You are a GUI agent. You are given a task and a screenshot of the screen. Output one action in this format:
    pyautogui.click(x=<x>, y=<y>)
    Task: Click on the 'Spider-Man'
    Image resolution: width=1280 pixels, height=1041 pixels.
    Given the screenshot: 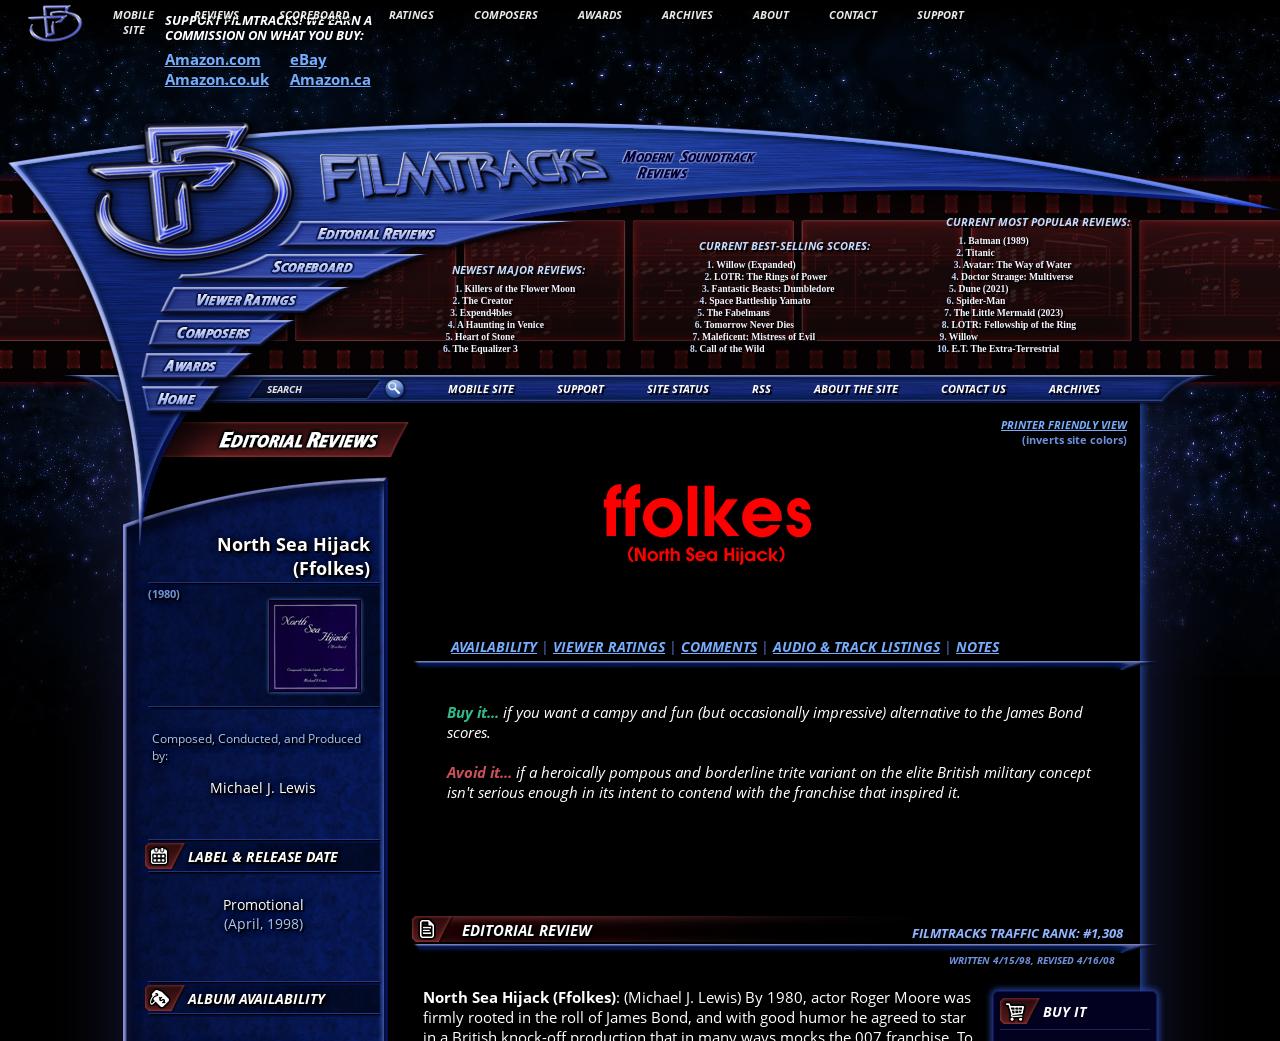 What is the action you would take?
    pyautogui.click(x=980, y=299)
    